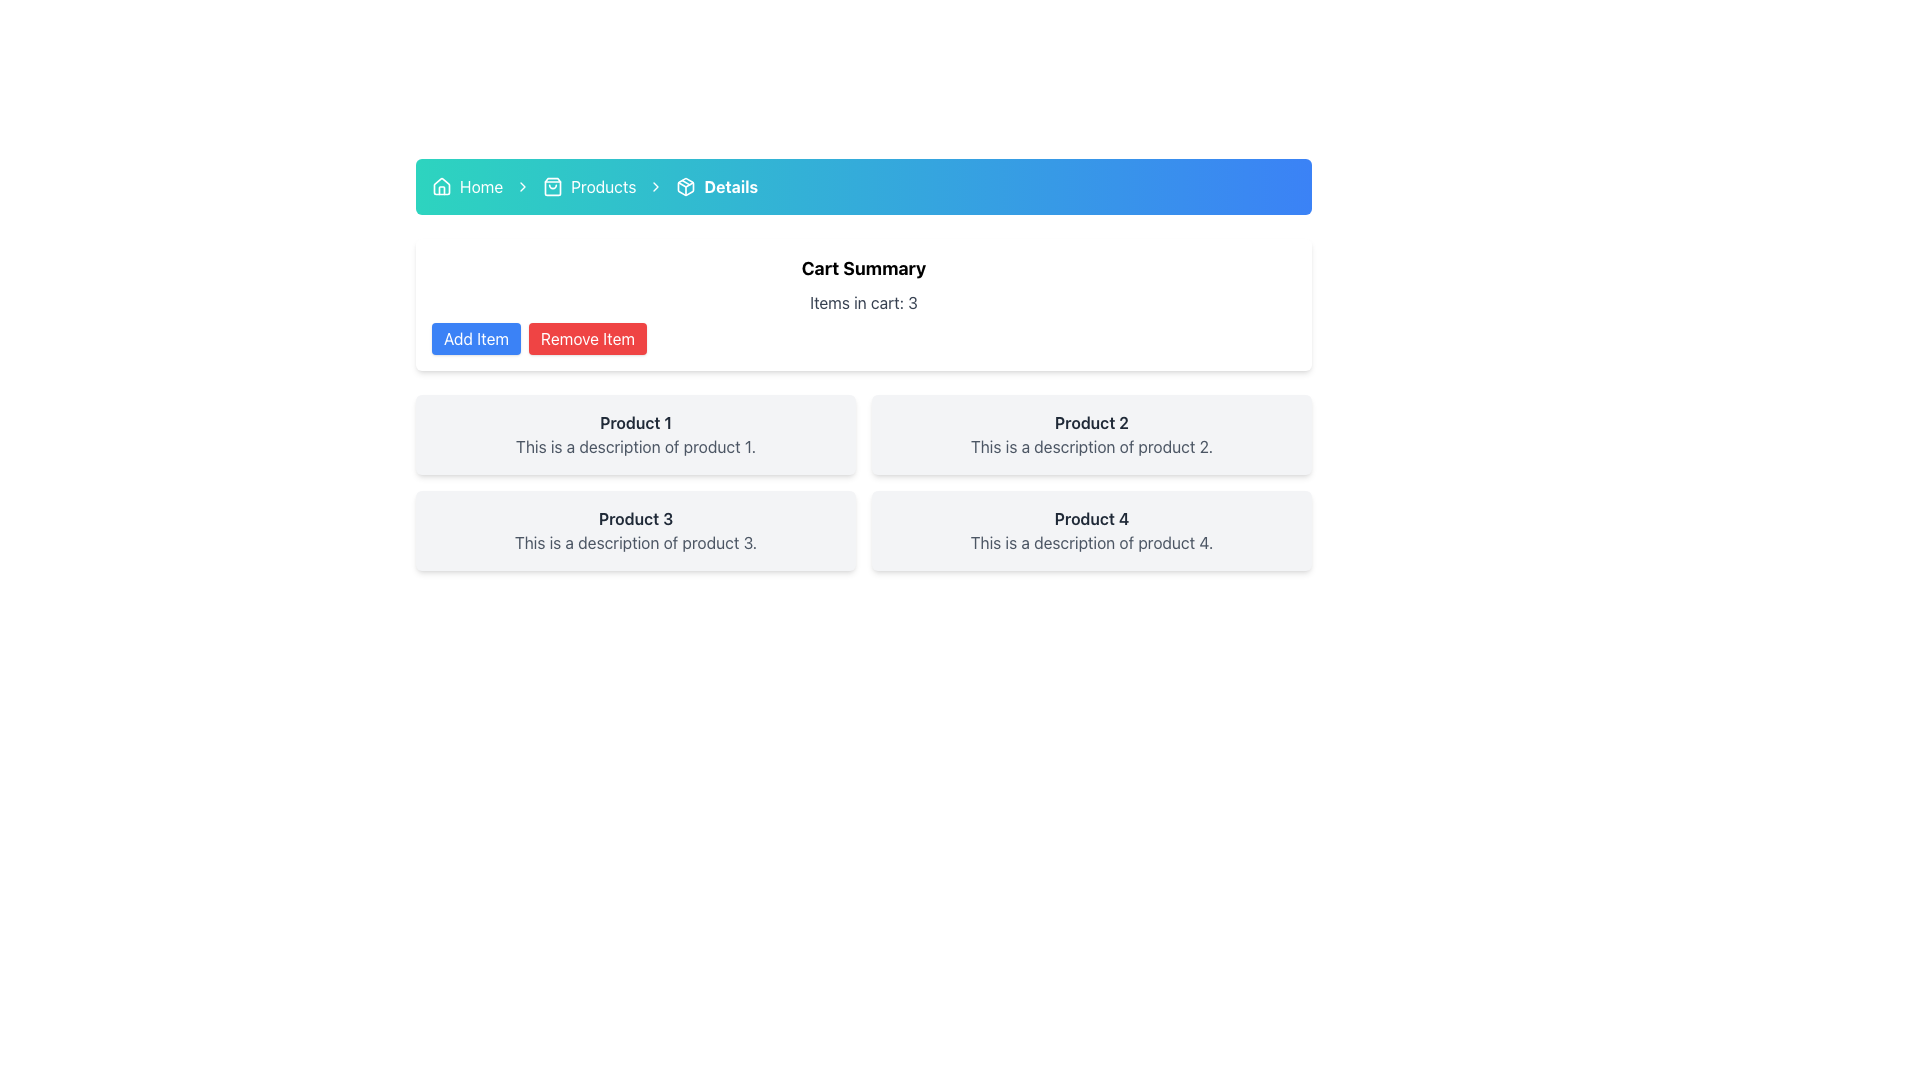 Image resolution: width=1920 pixels, height=1080 pixels. What do you see at coordinates (523, 186) in the screenshot?
I see `the second right-facing chevron SVG icon in the breadcrumb navigation bar` at bounding box center [523, 186].